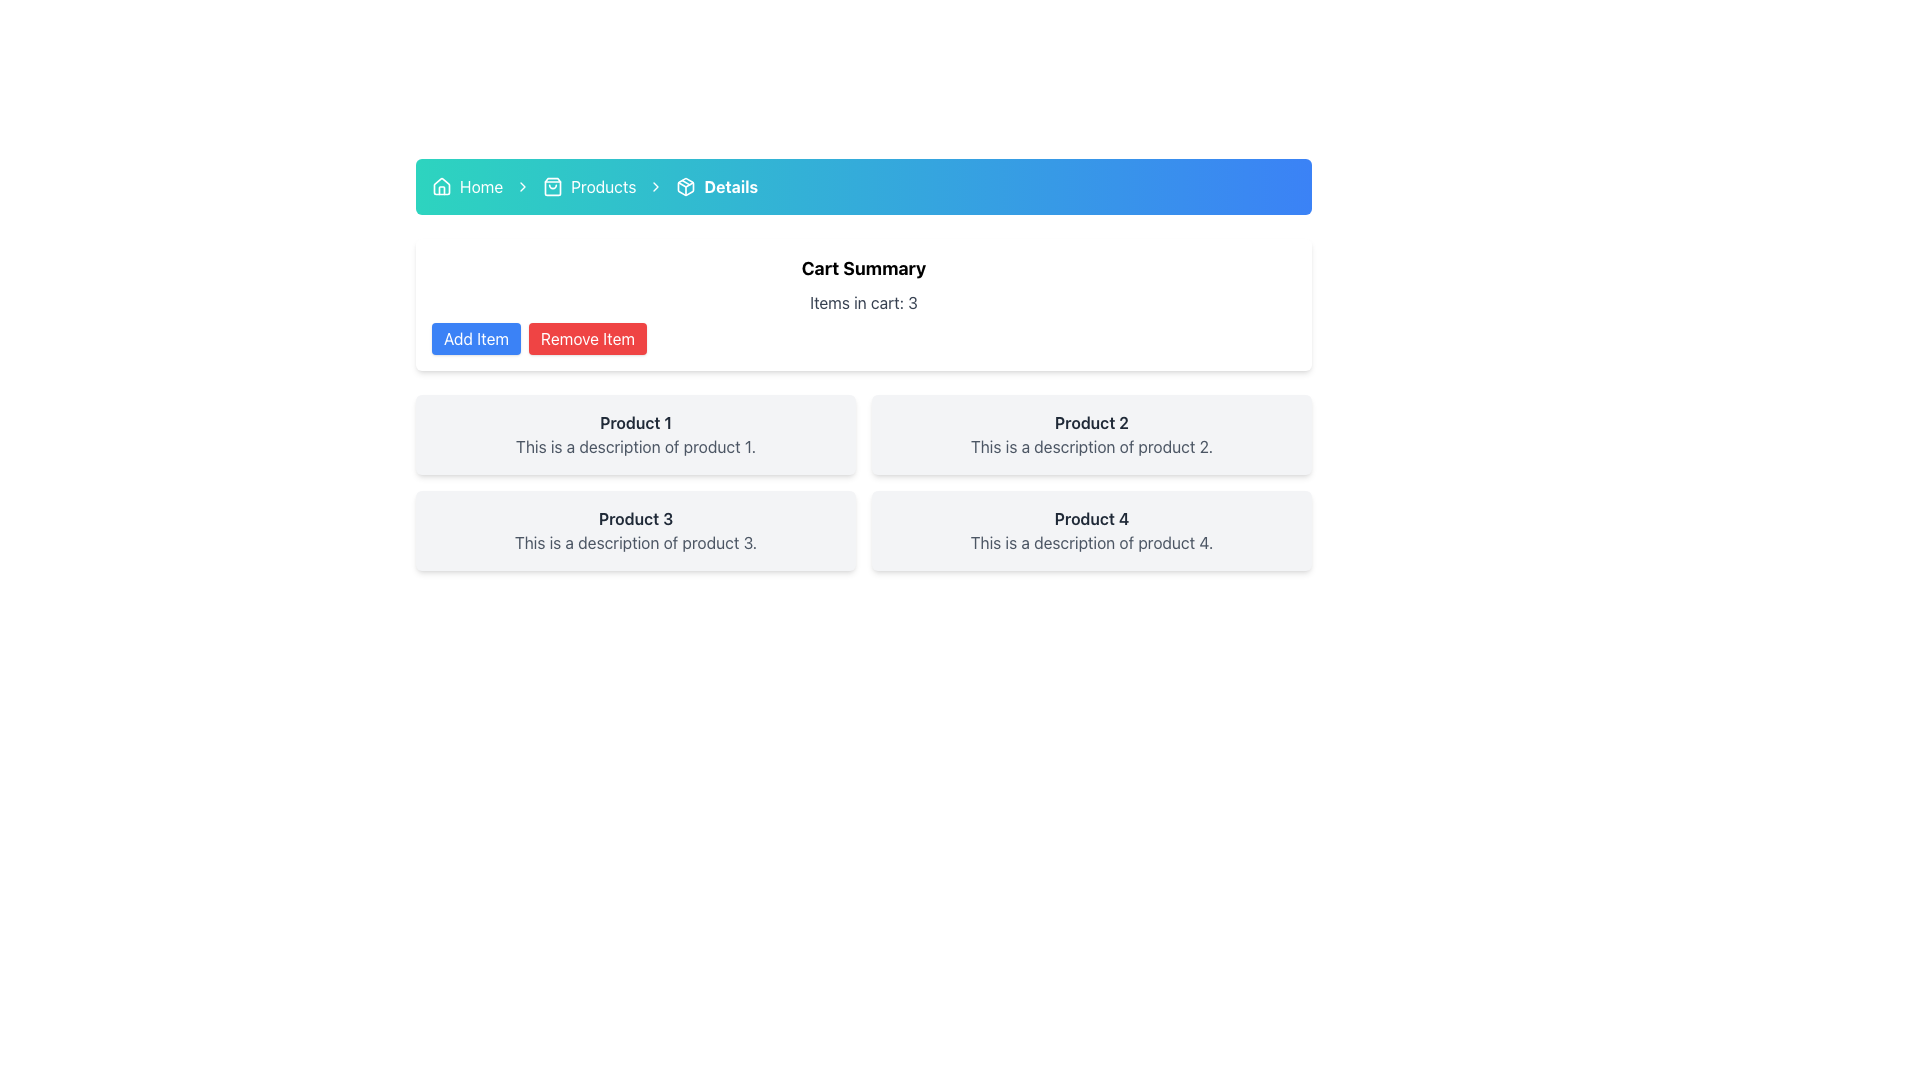 Image resolution: width=1920 pixels, height=1080 pixels. What do you see at coordinates (523, 186) in the screenshot?
I see `the second right-facing chevron SVG icon in the breadcrumb navigation bar` at bounding box center [523, 186].